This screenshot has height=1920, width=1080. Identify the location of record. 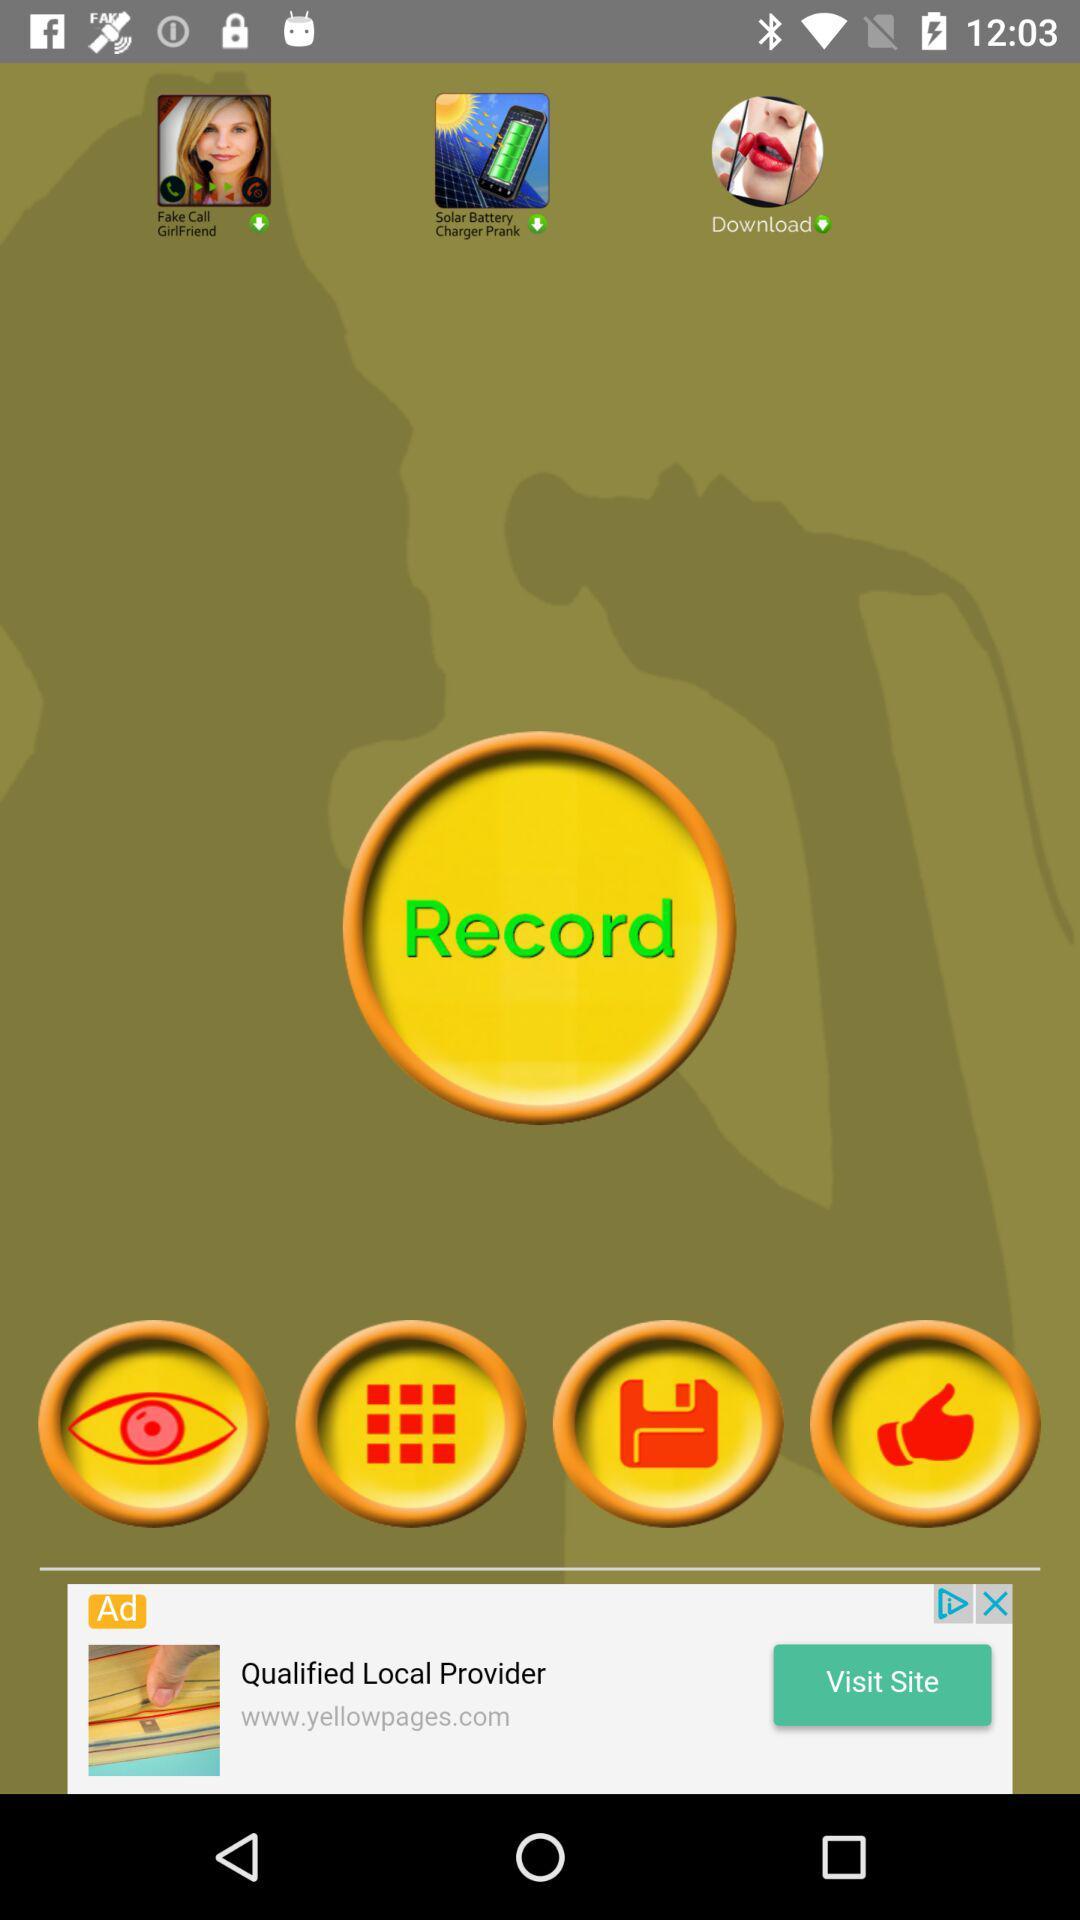
(538, 927).